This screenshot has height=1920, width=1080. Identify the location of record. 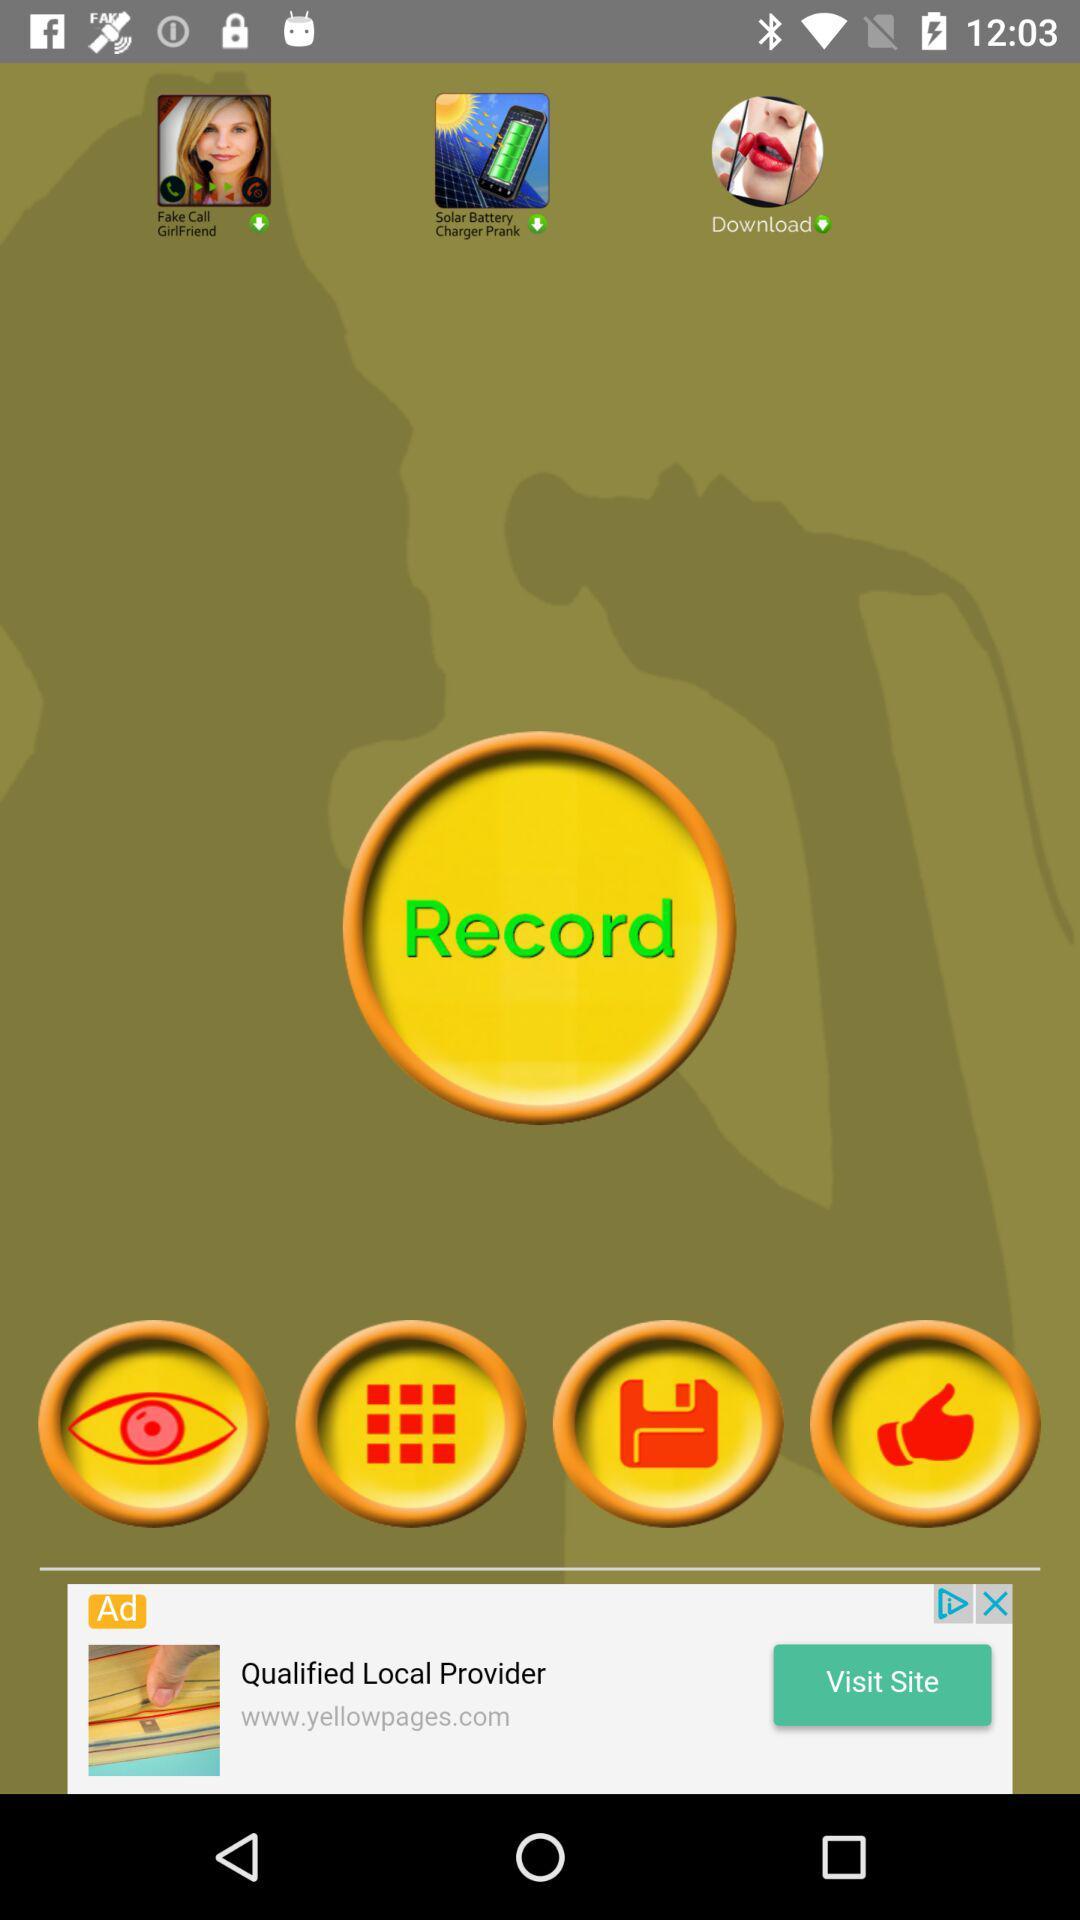
(538, 927).